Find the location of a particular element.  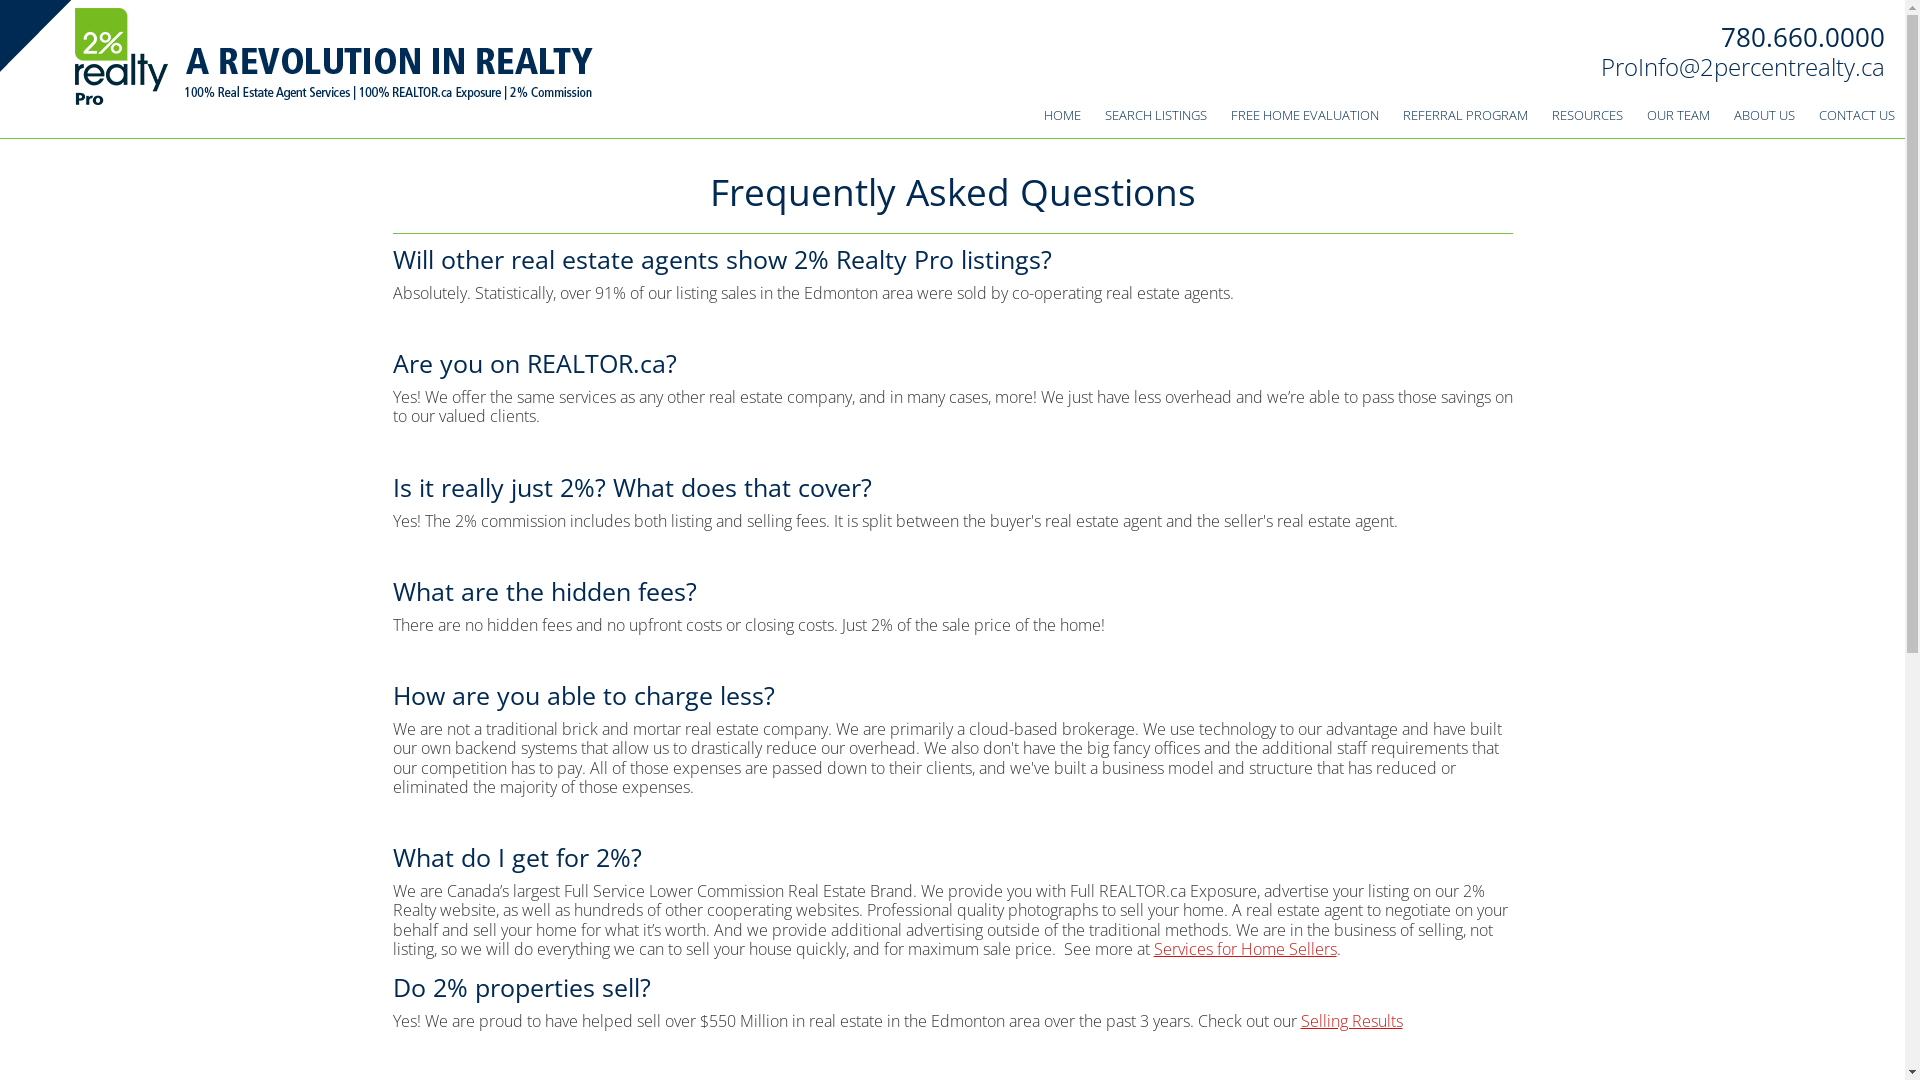

'OUR TEAM' is located at coordinates (1678, 115).